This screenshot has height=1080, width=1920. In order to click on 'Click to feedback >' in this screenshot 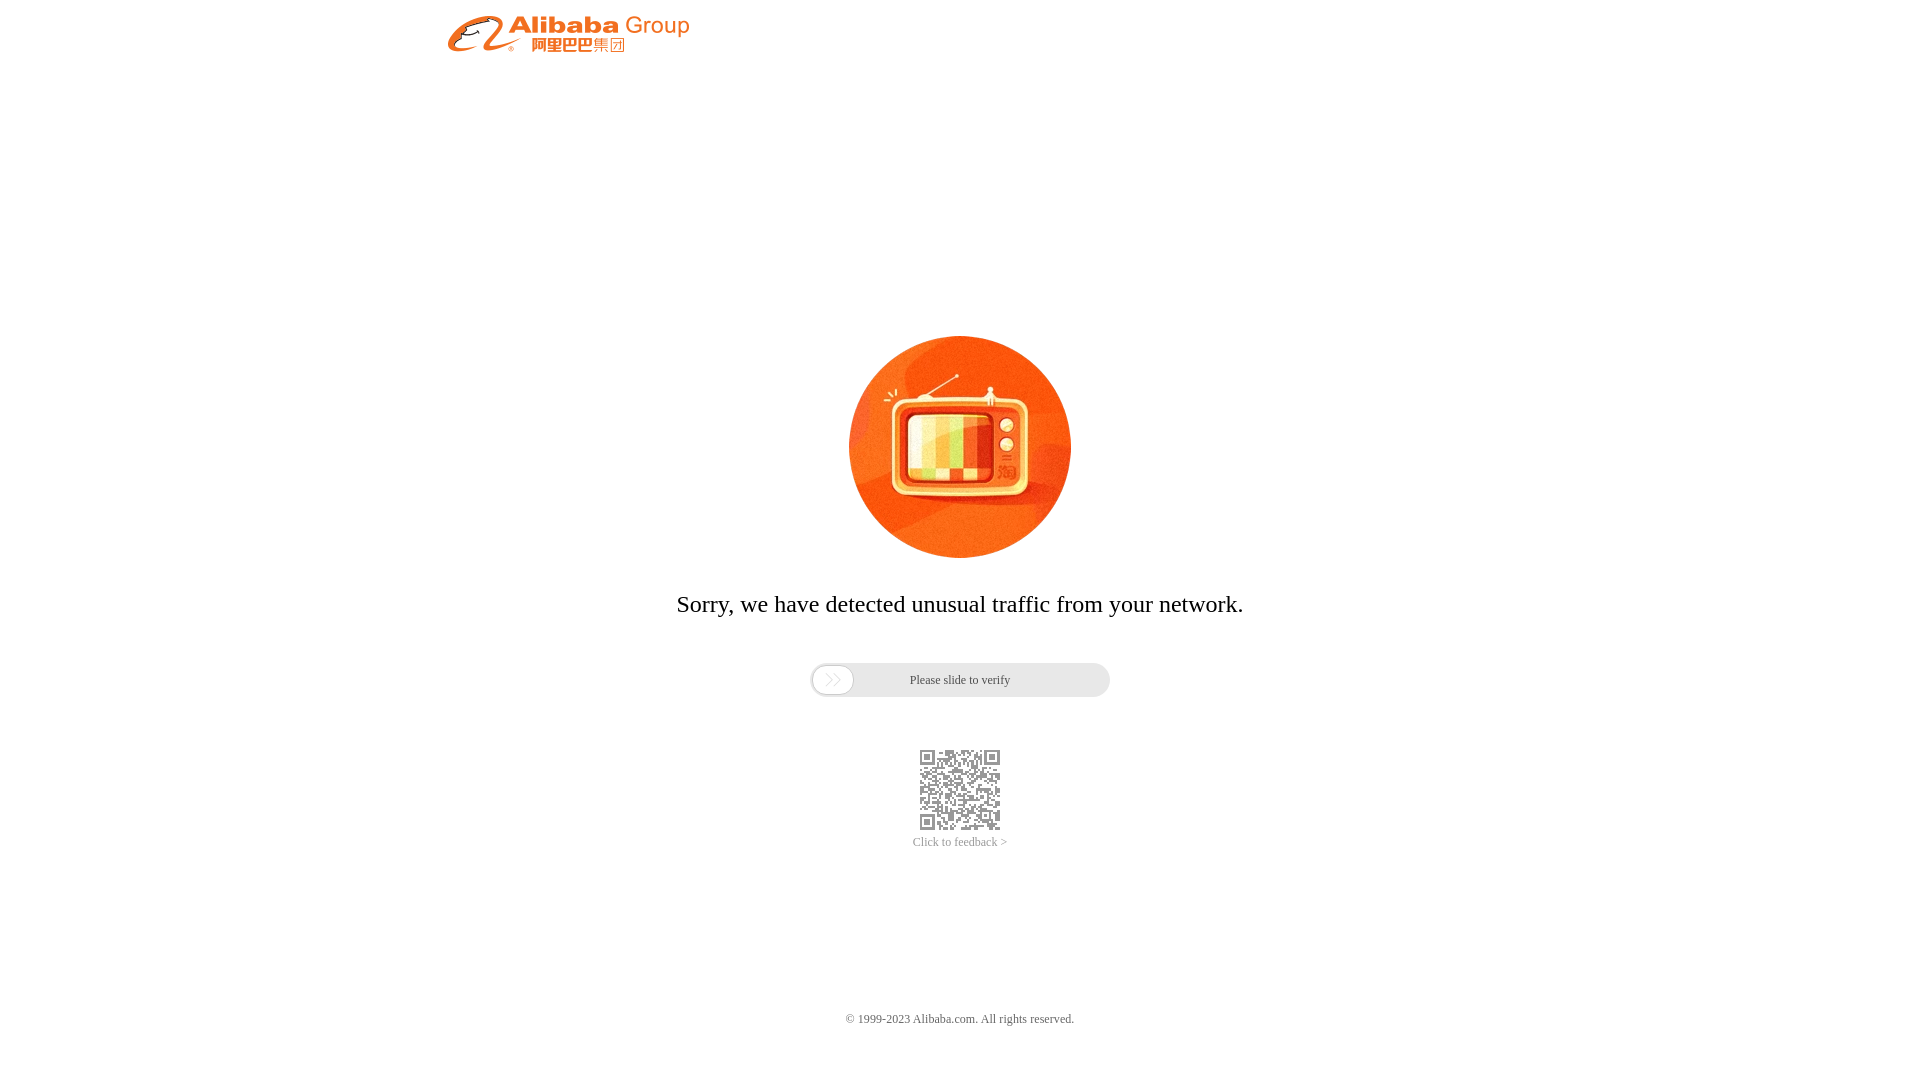, I will do `click(960, 842)`.